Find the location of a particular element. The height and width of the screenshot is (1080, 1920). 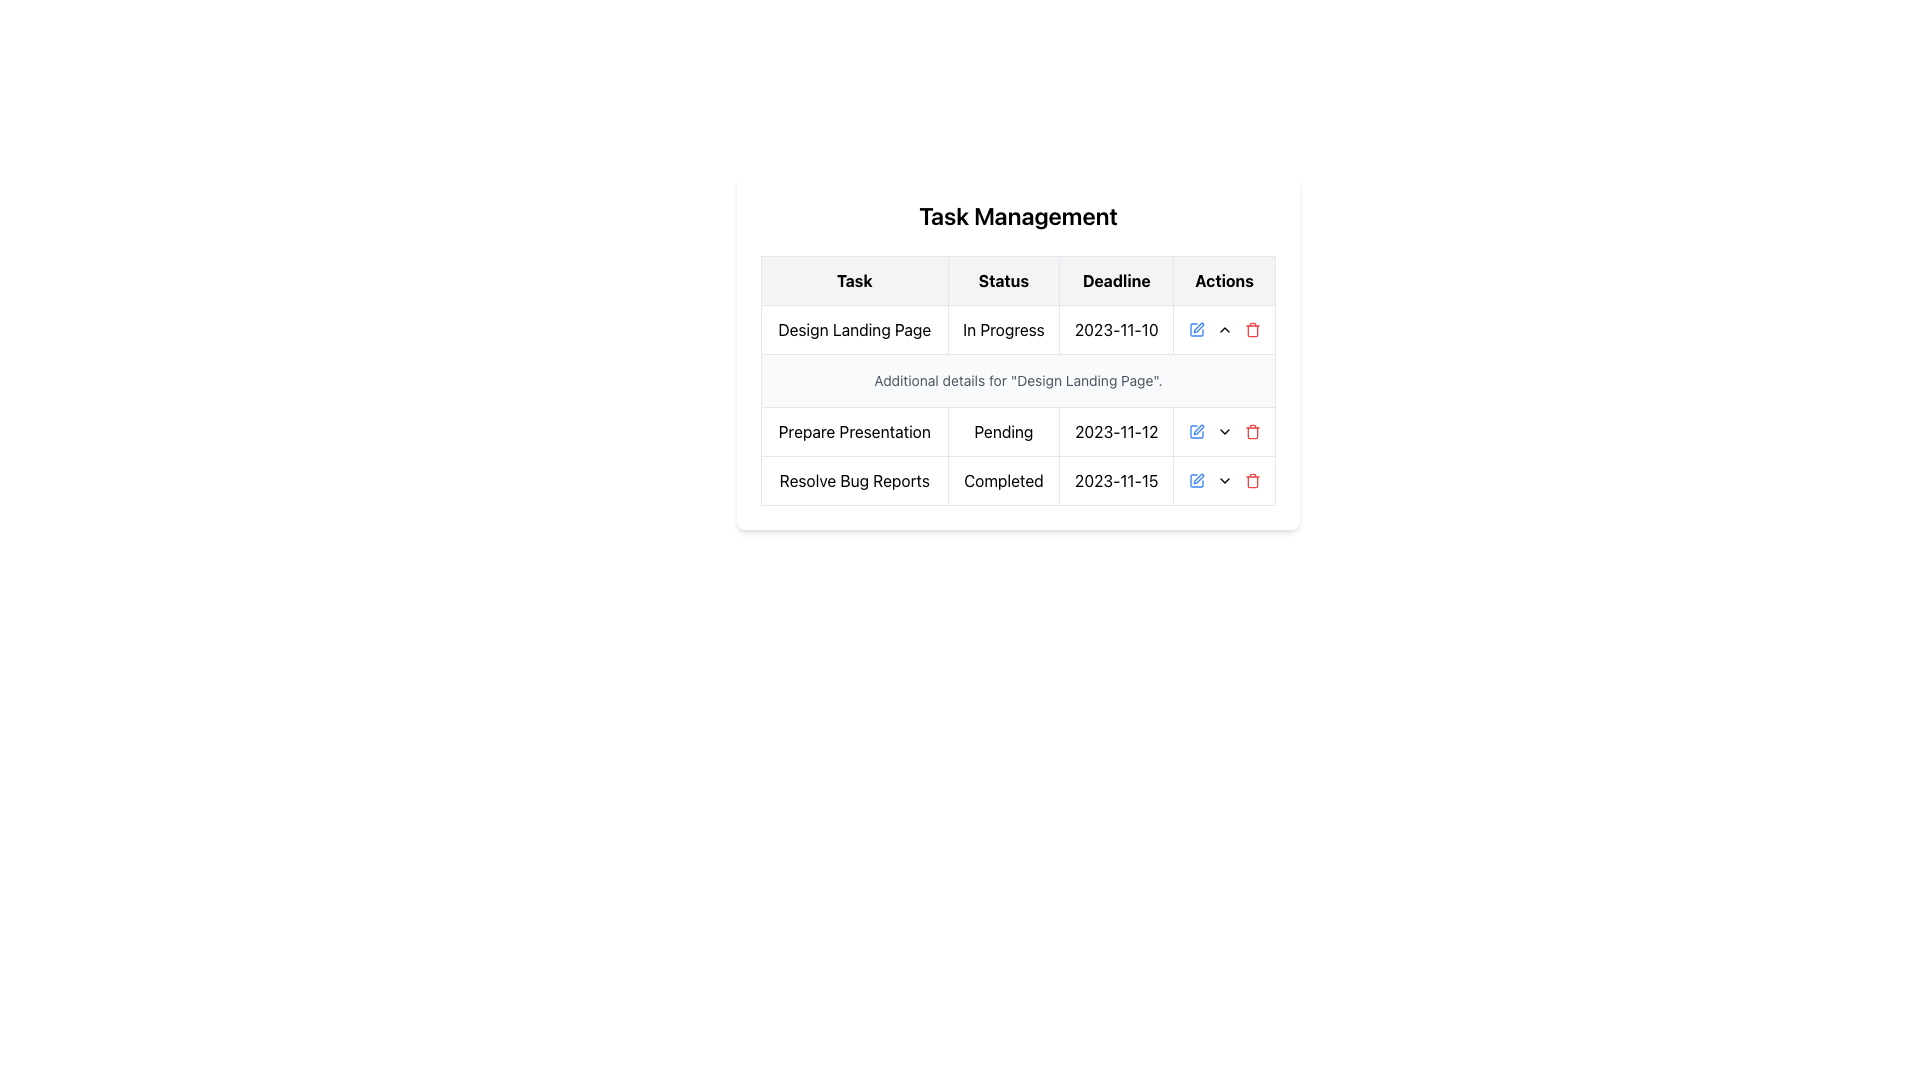

the Text Label displaying 'Design Landing Page' in the Task Management table, which is located in the first cell of the first row under the 'Task' column is located at coordinates (854, 329).